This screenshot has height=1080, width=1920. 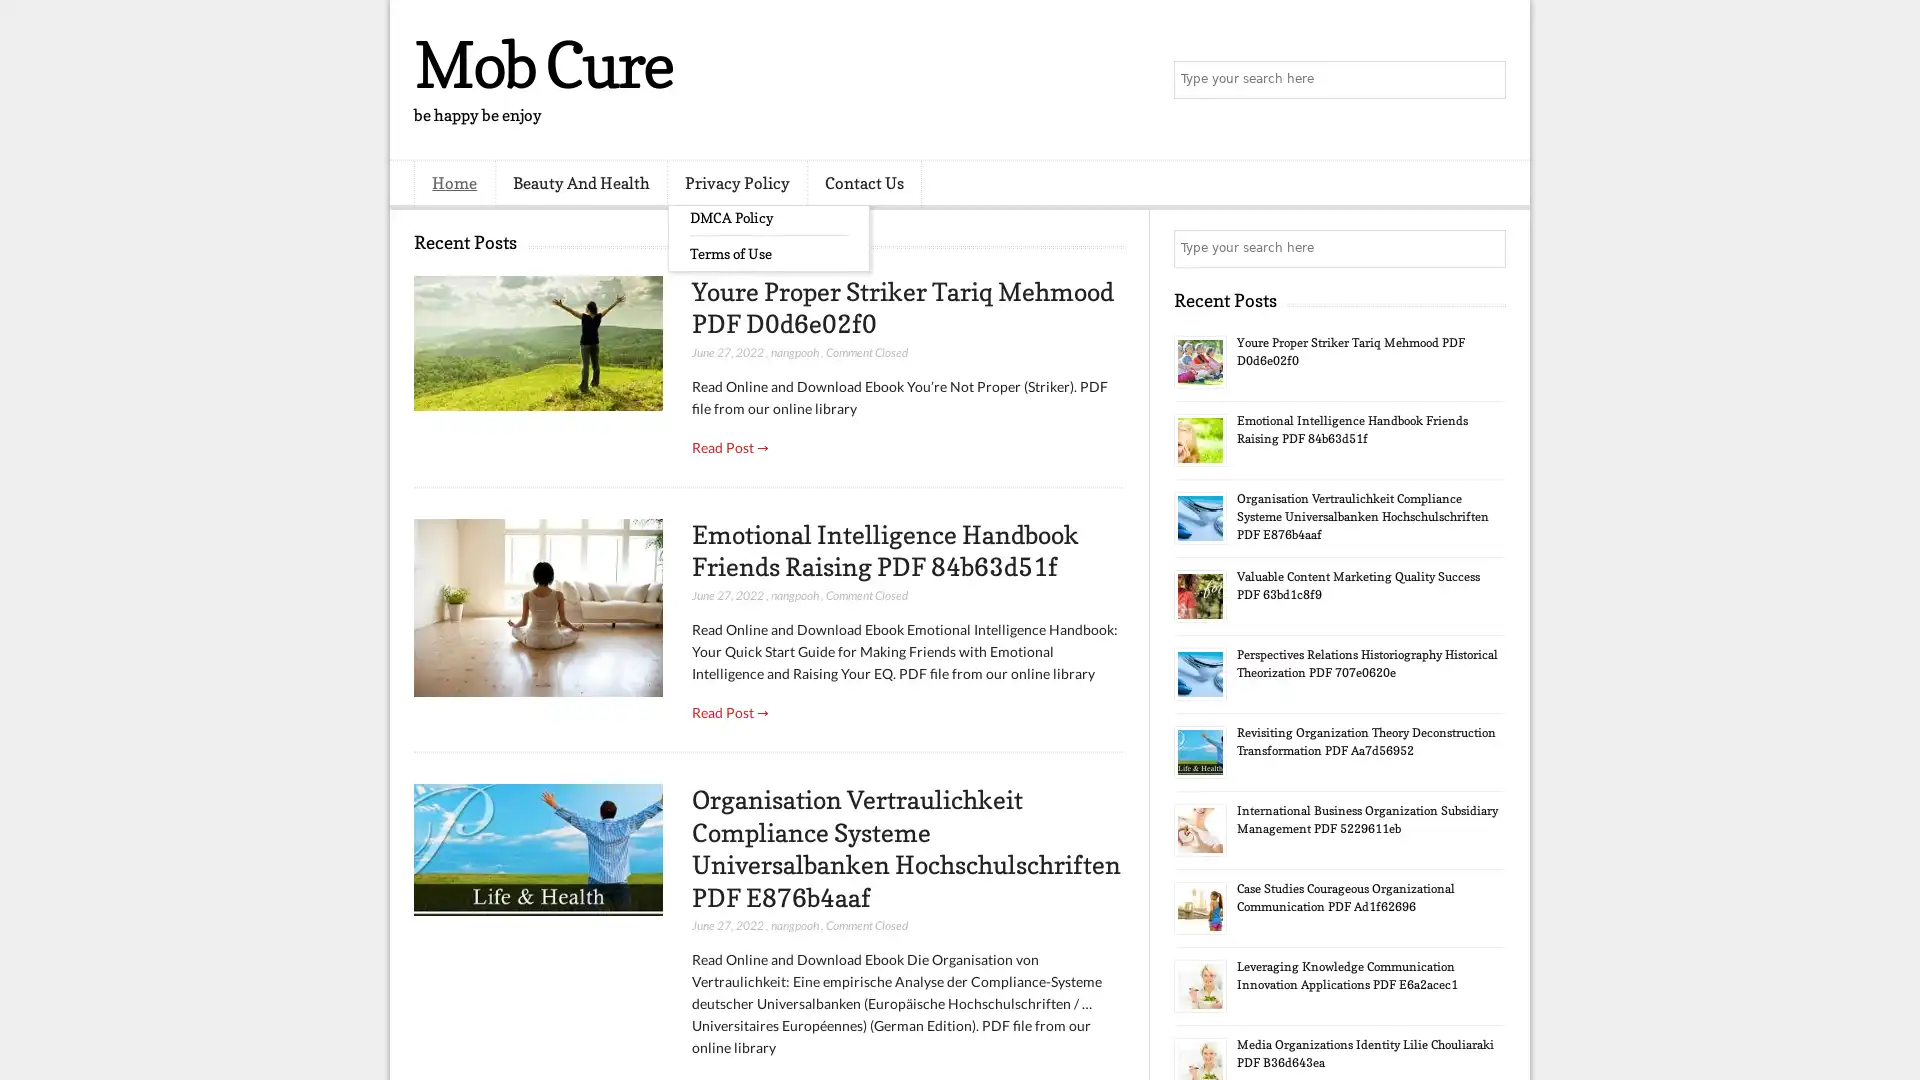 What do you see at coordinates (1485, 248) in the screenshot?
I see `Search` at bounding box center [1485, 248].